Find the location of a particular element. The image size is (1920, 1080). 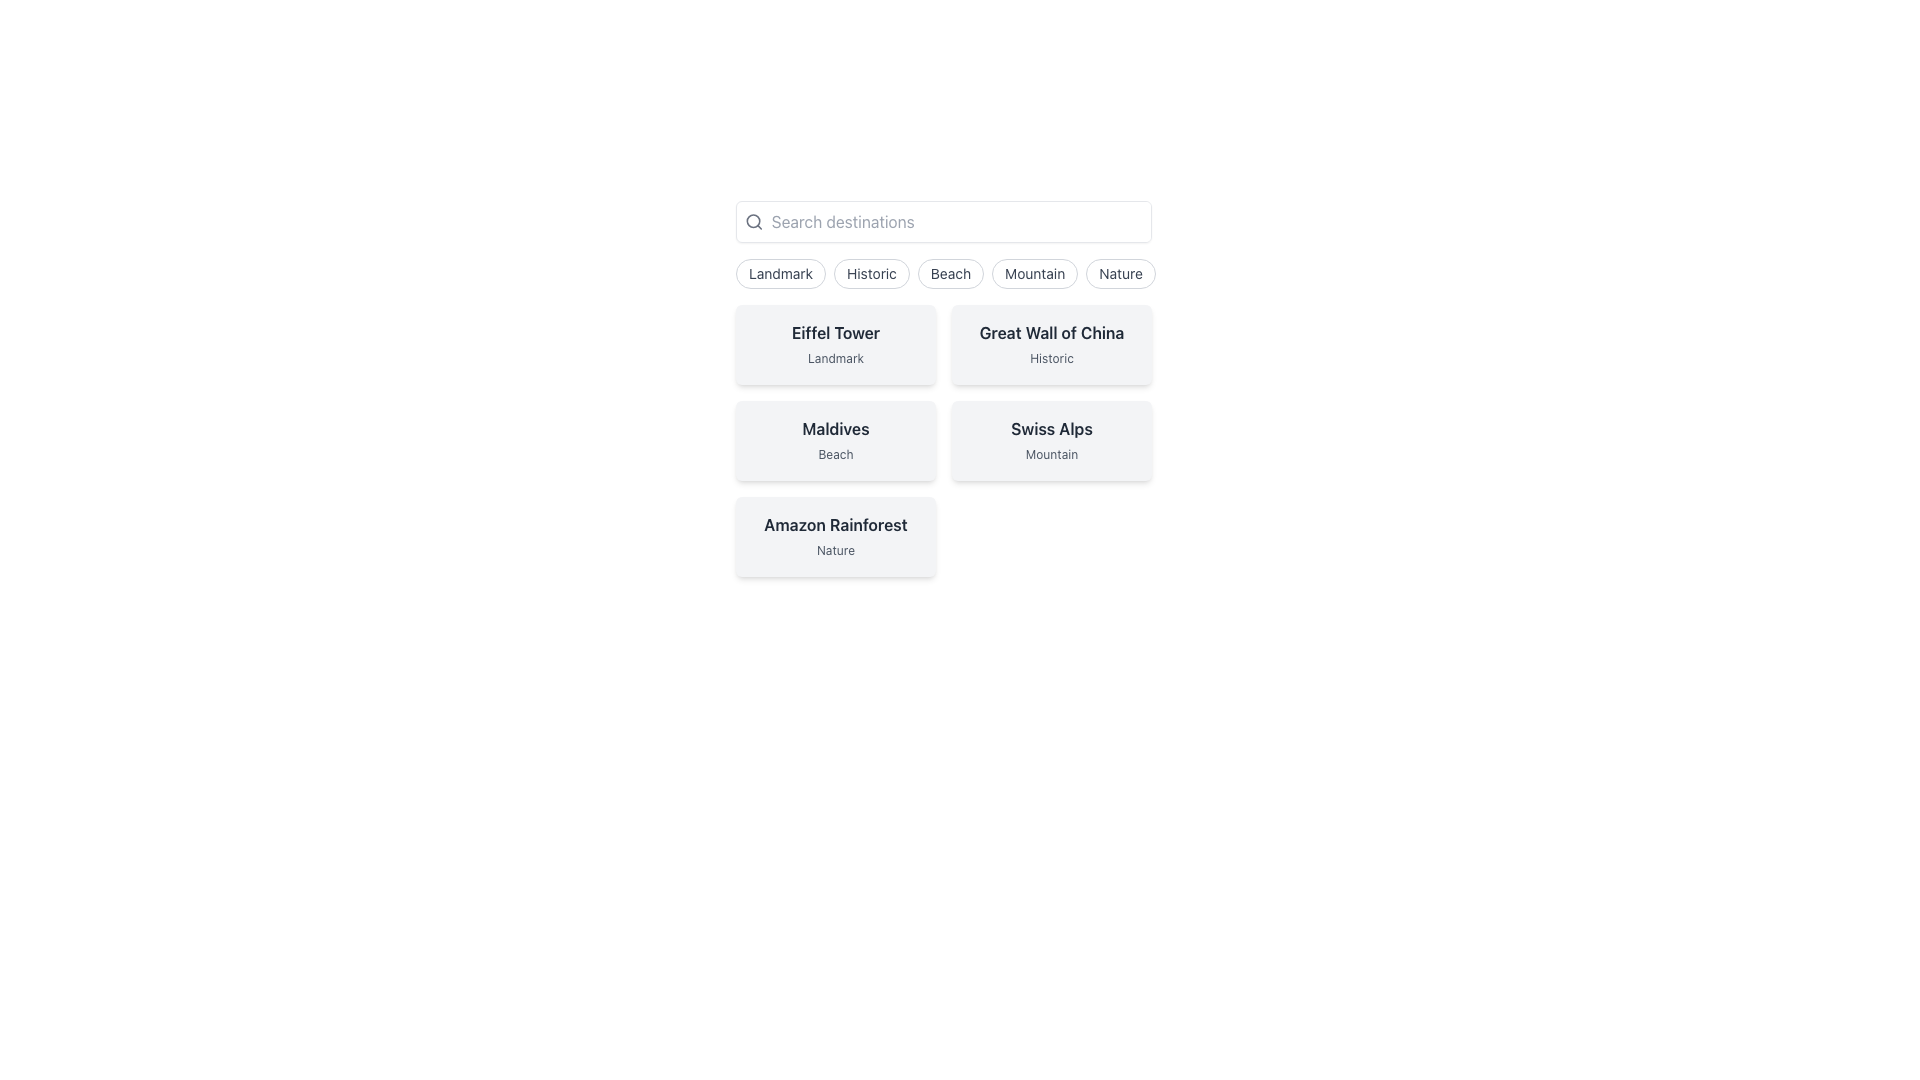

the 'Mountain' filter button, which is the fourth button in a row of five, located below the search bar is located at coordinates (1035, 273).